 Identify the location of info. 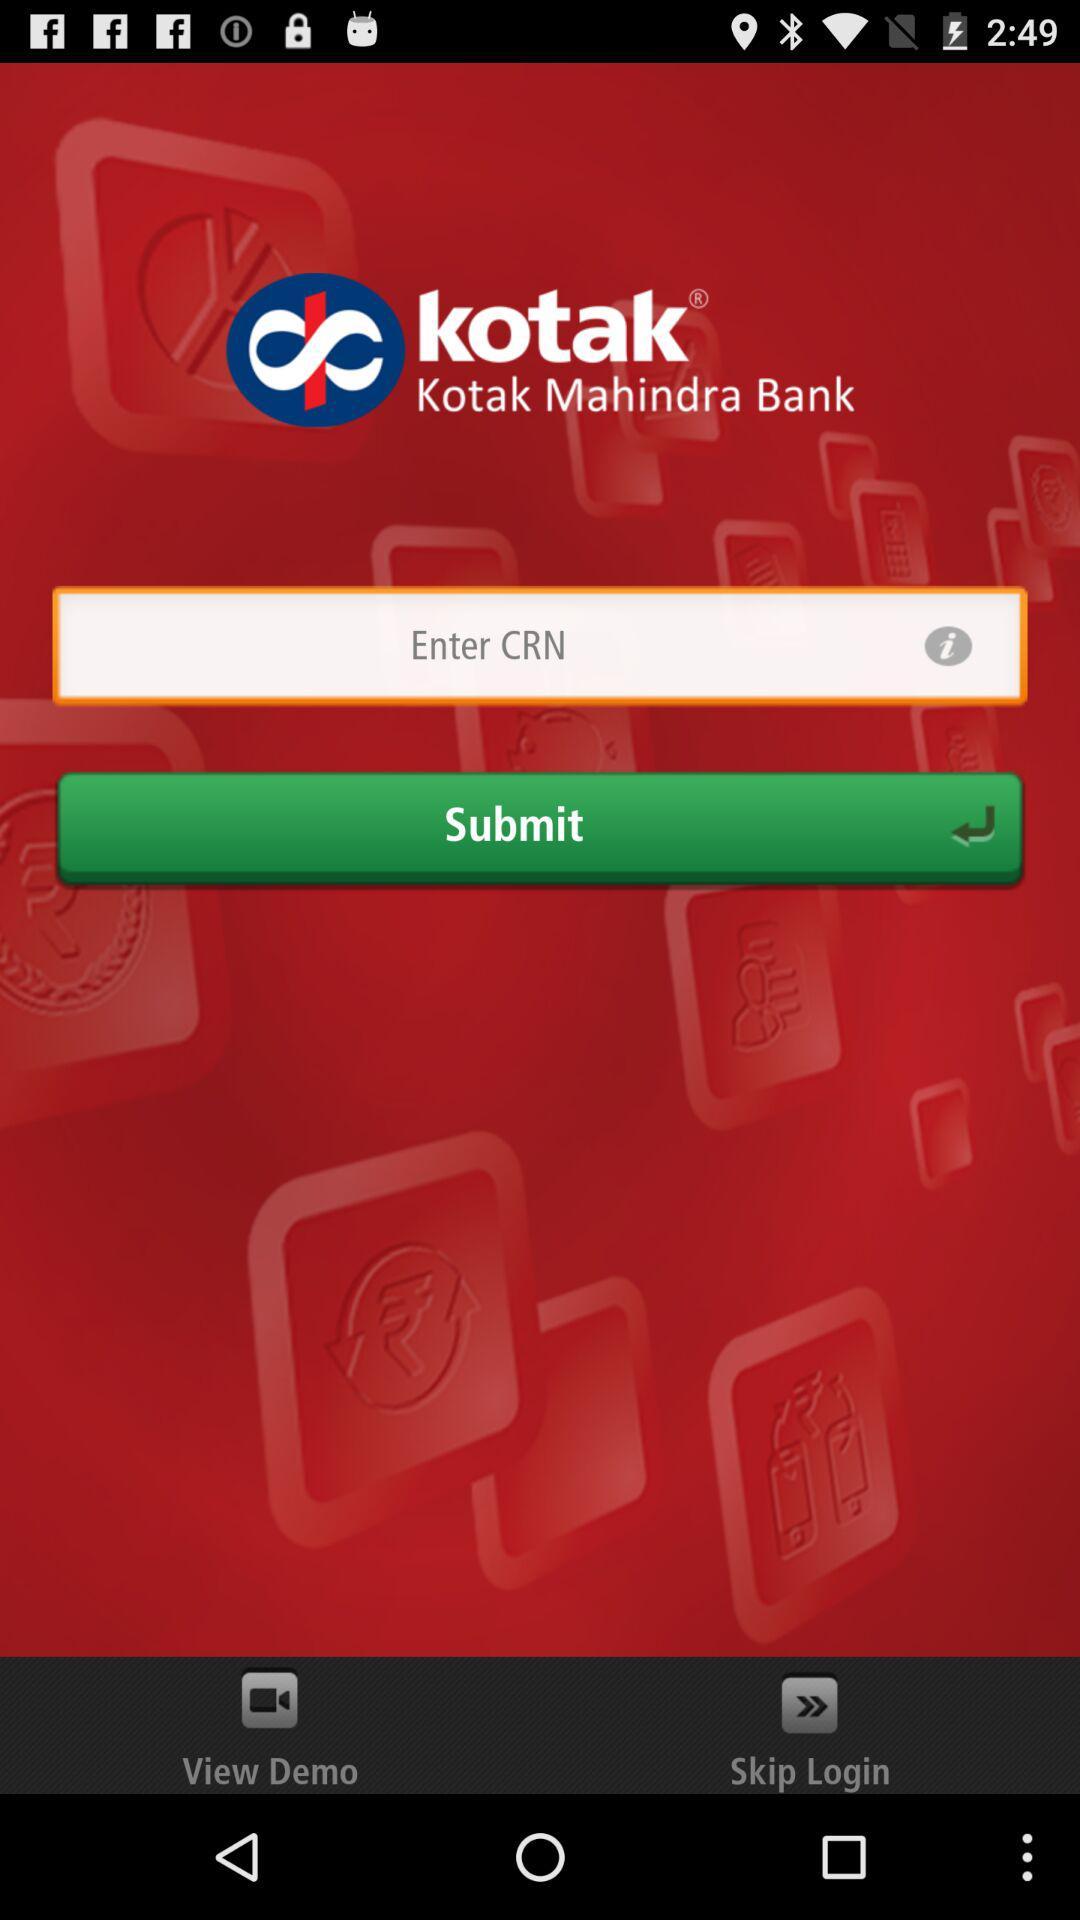
(947, 646).